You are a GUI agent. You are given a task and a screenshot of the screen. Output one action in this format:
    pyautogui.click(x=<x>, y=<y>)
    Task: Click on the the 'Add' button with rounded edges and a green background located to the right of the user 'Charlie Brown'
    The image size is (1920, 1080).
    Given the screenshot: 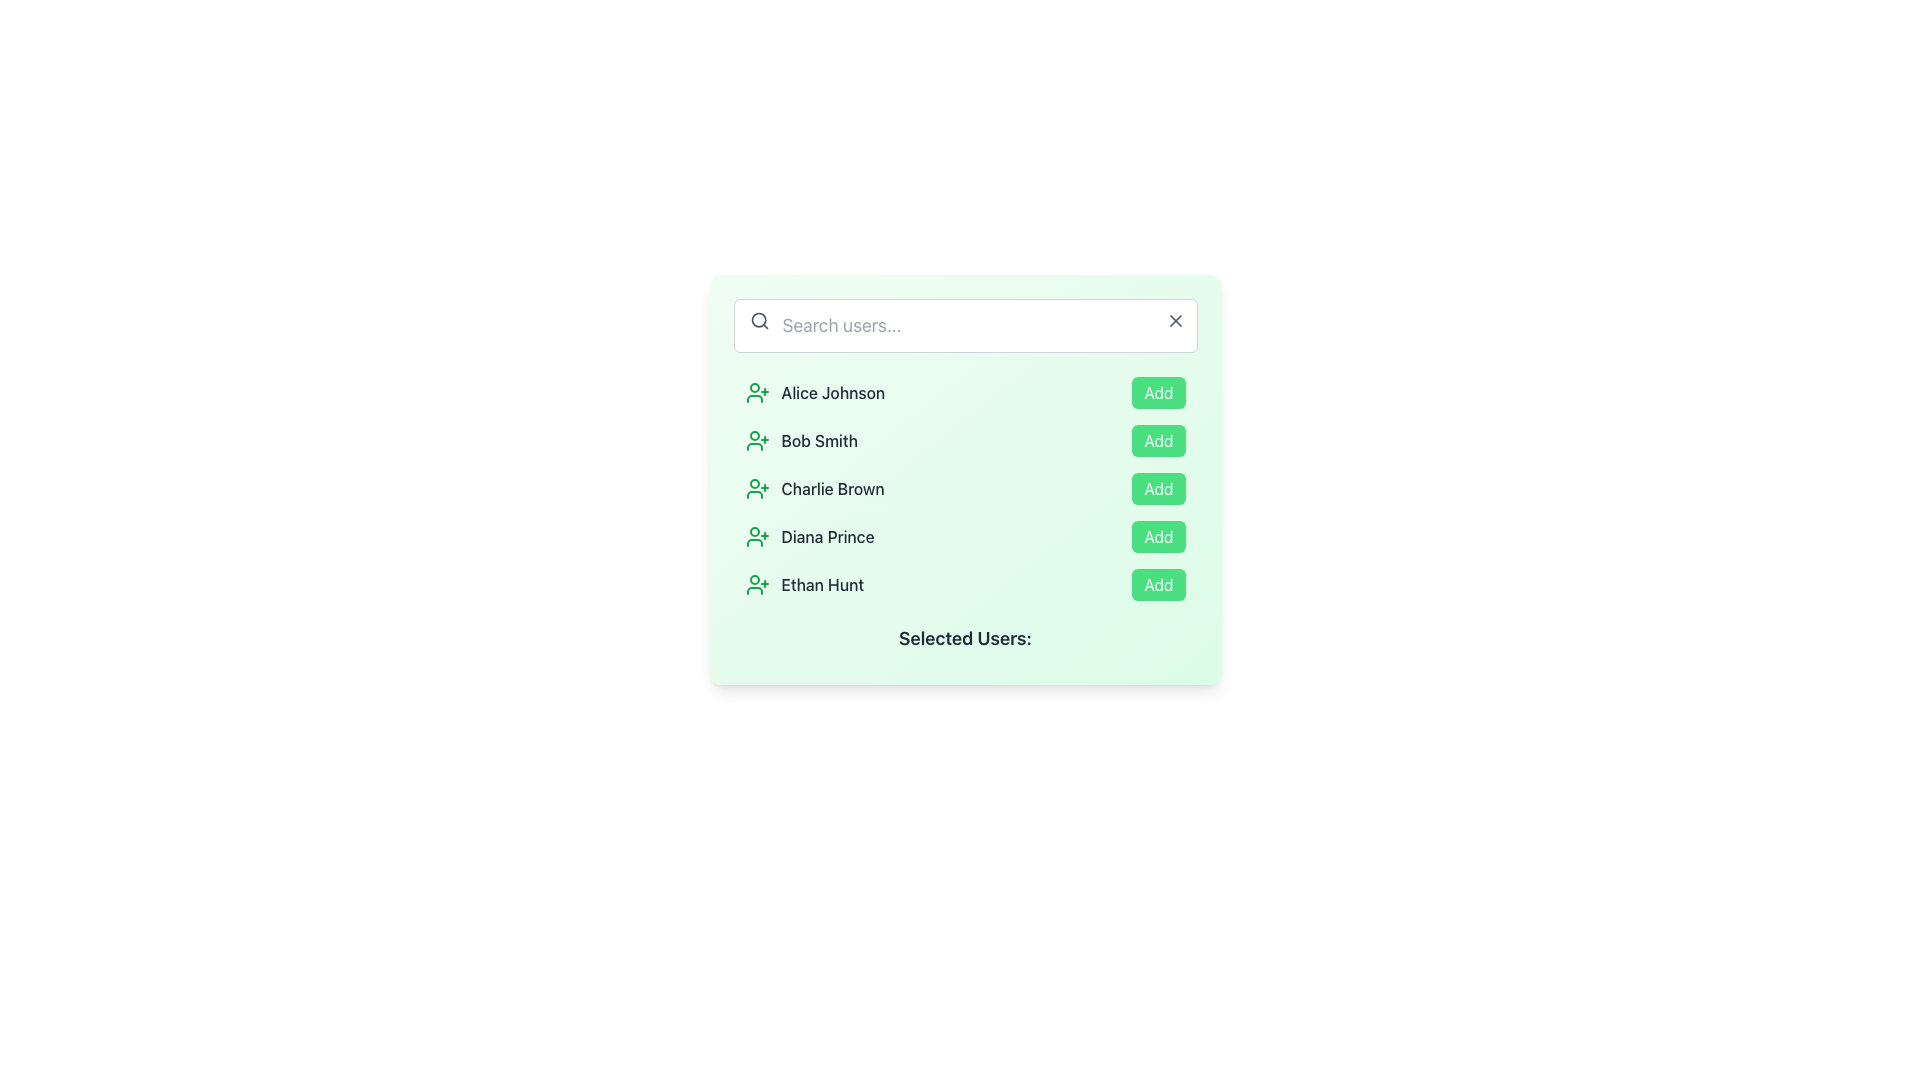 What is the action you would take?
    pyautogui.click(x=1158, y=489)
    